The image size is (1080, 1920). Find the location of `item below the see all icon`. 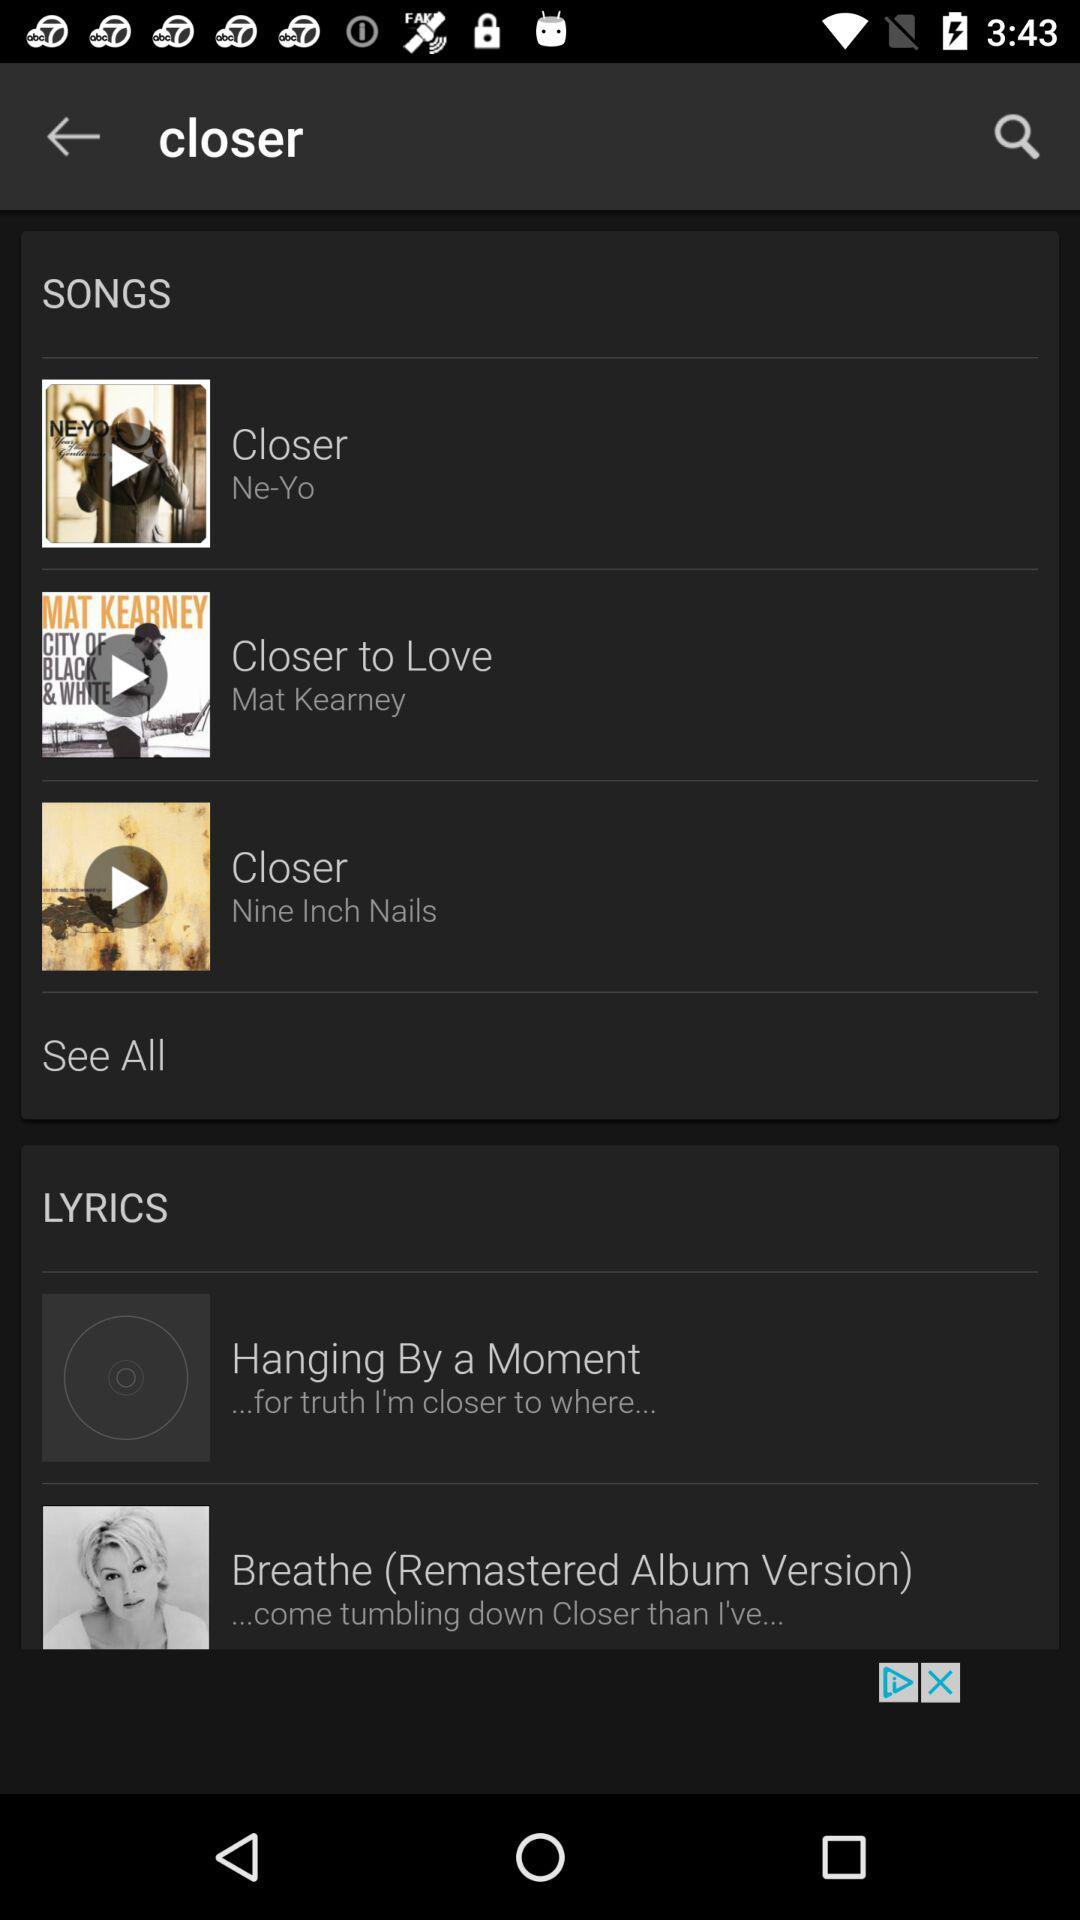

item below the see all icon is located at coordinates (540, 1207).